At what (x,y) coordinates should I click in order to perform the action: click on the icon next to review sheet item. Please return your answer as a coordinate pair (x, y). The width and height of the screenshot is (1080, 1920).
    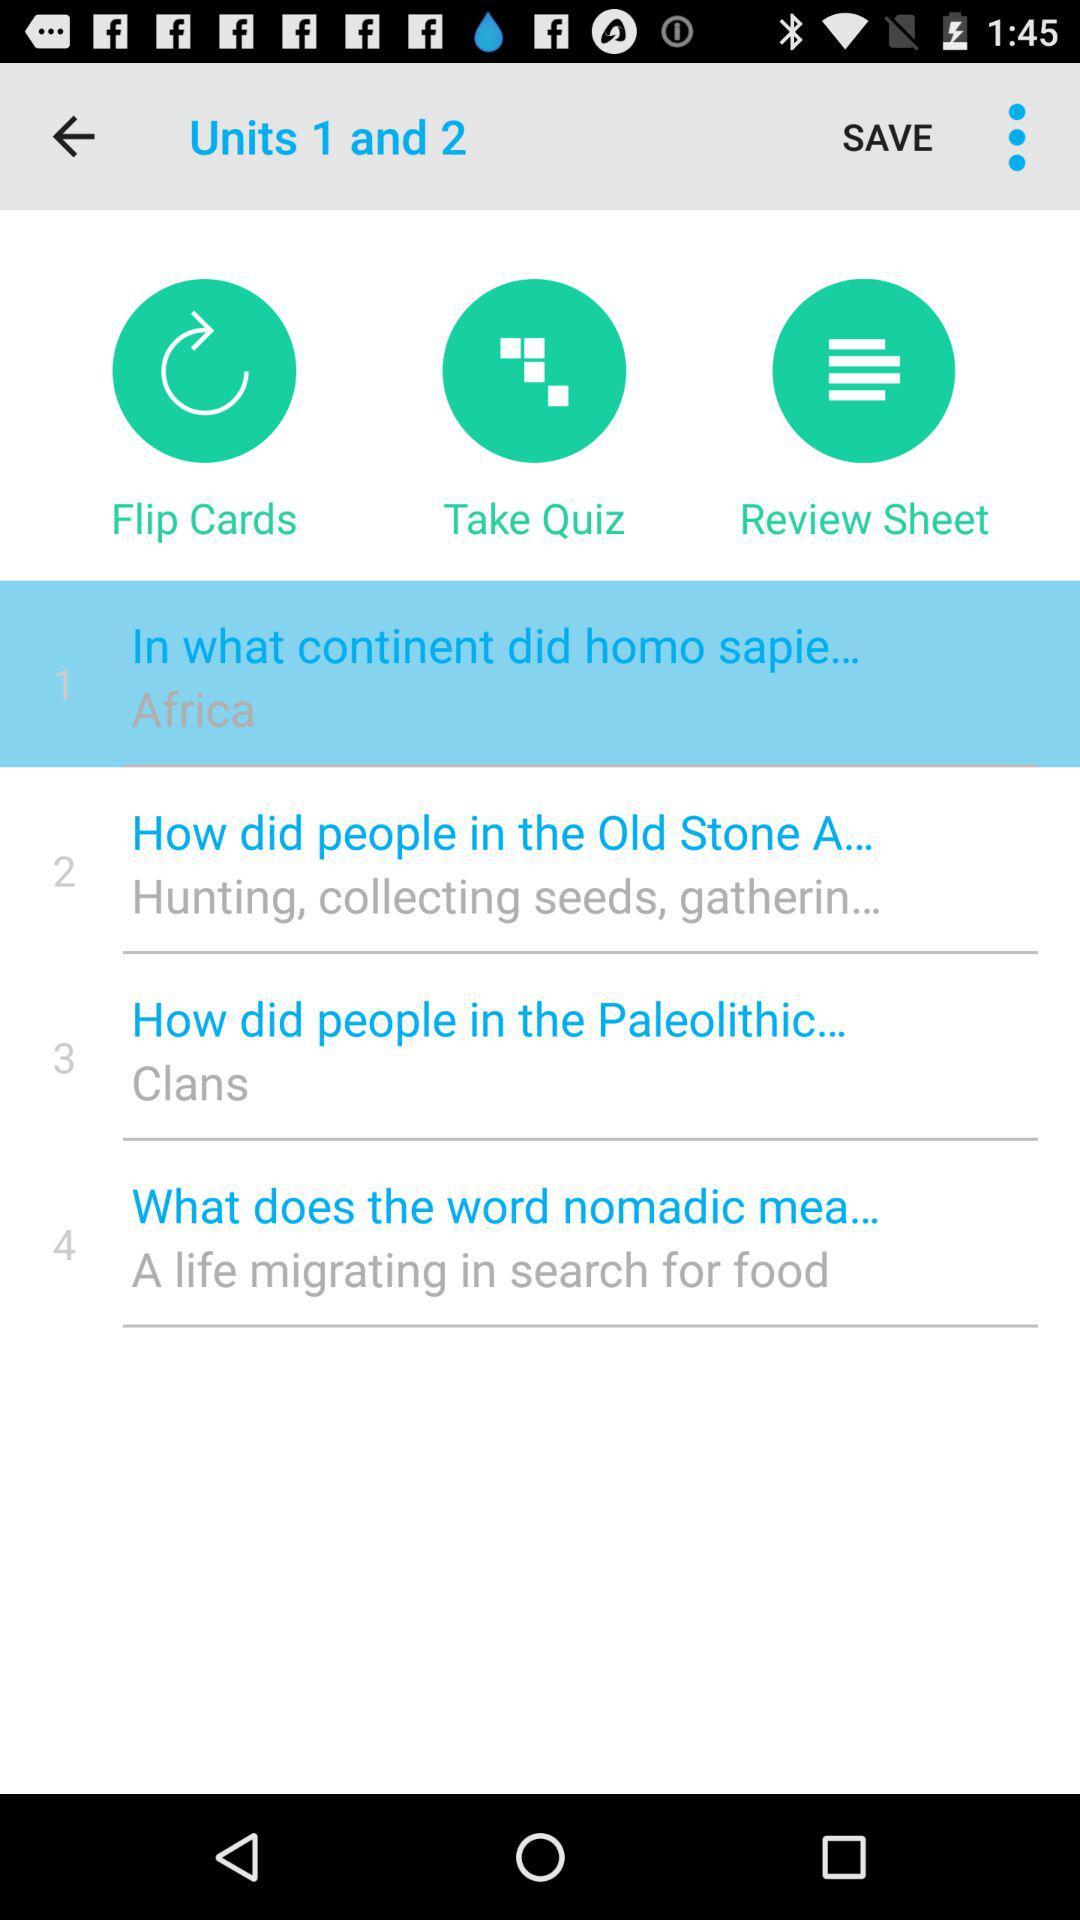
    Looking at the image, I should click on (533, 517).